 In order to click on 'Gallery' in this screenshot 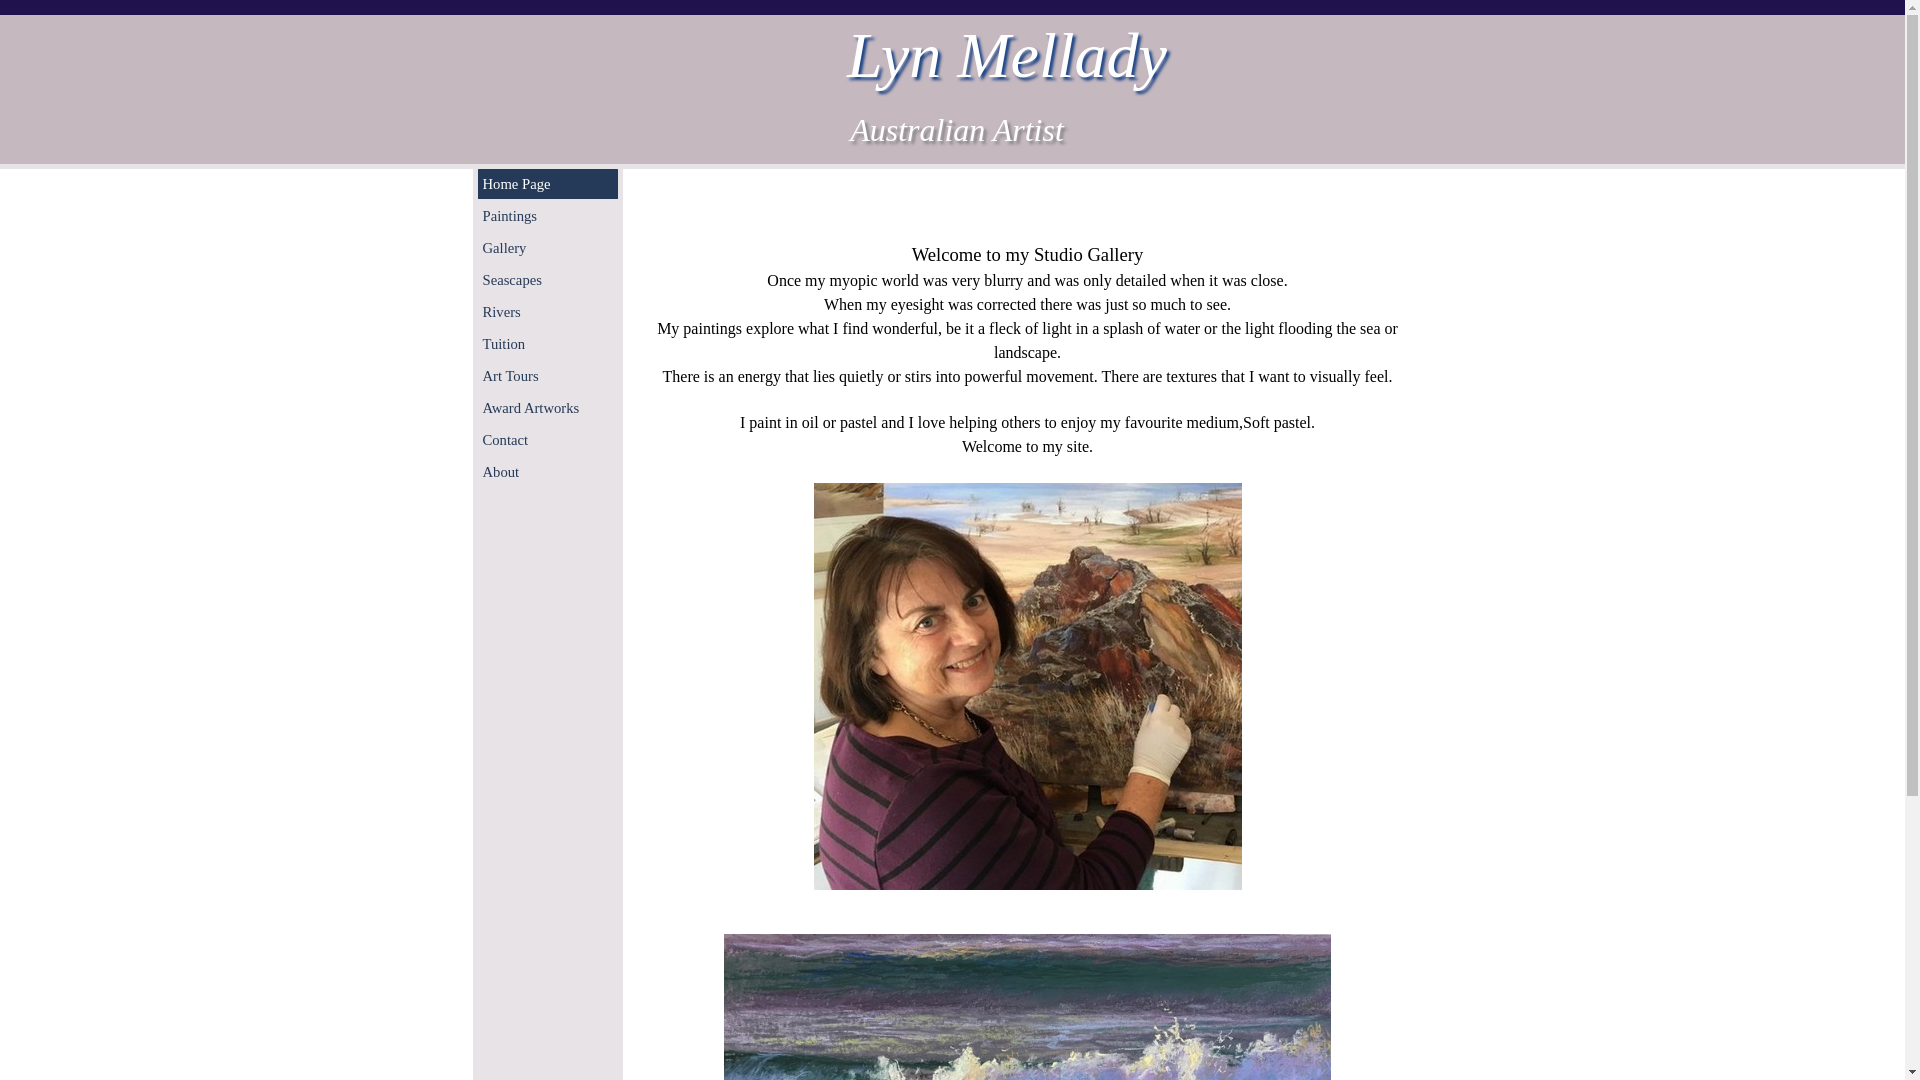, I will do `click(547, 246)`.